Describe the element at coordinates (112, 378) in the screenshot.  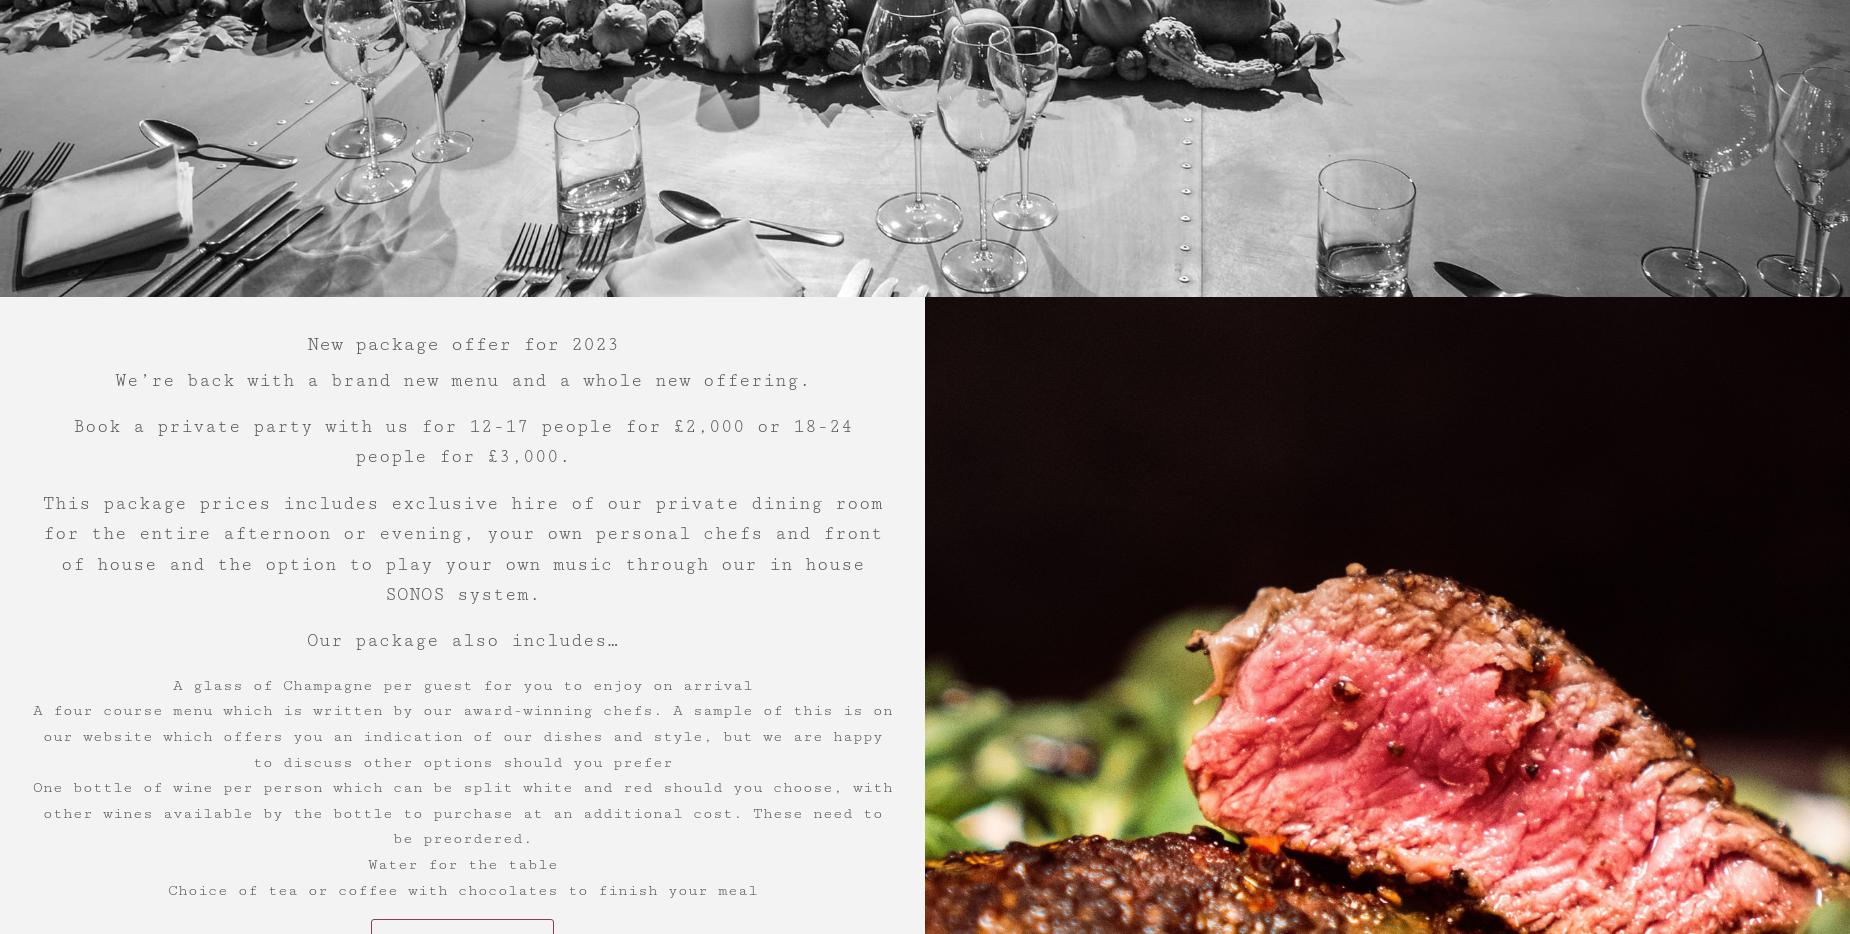
I see `'We’re back with a brand new menu and a whole new offering.'` at that location.